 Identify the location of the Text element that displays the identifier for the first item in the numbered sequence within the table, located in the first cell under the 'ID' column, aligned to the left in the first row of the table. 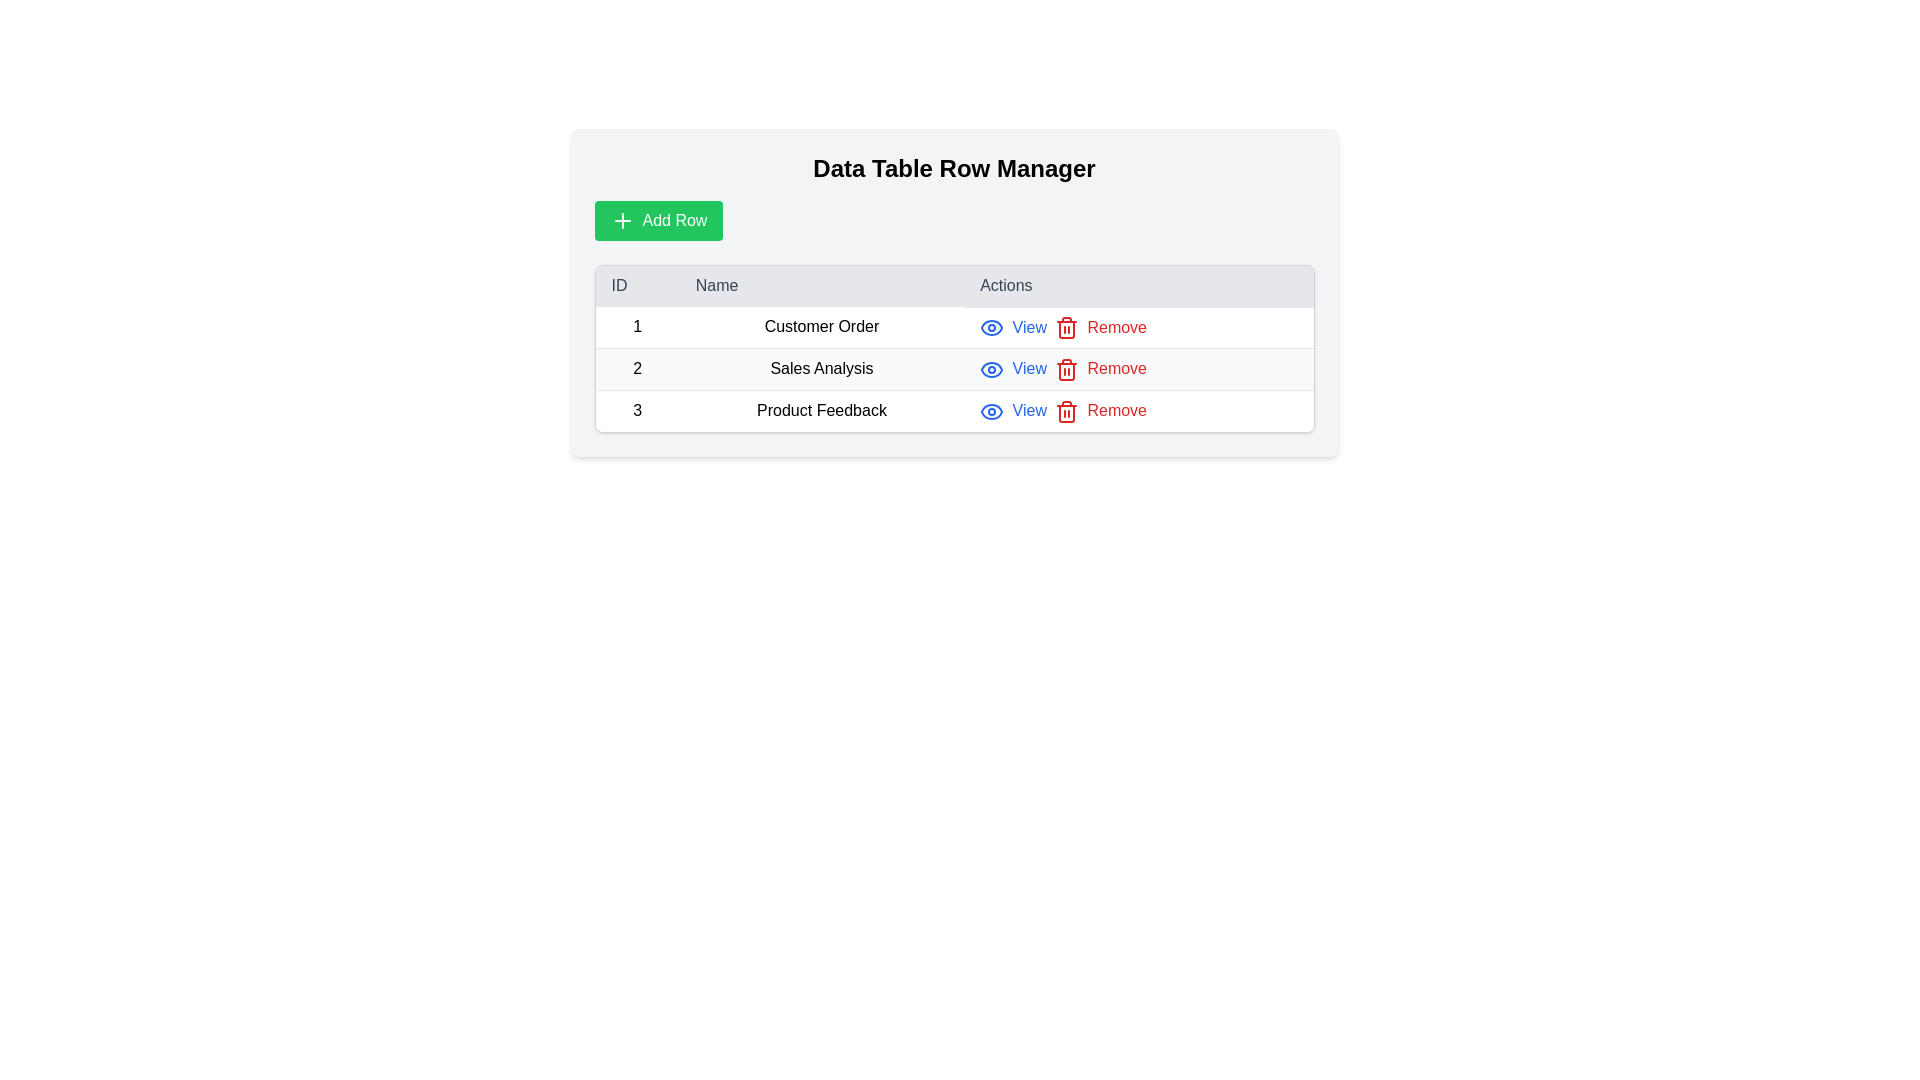
(636, 326).